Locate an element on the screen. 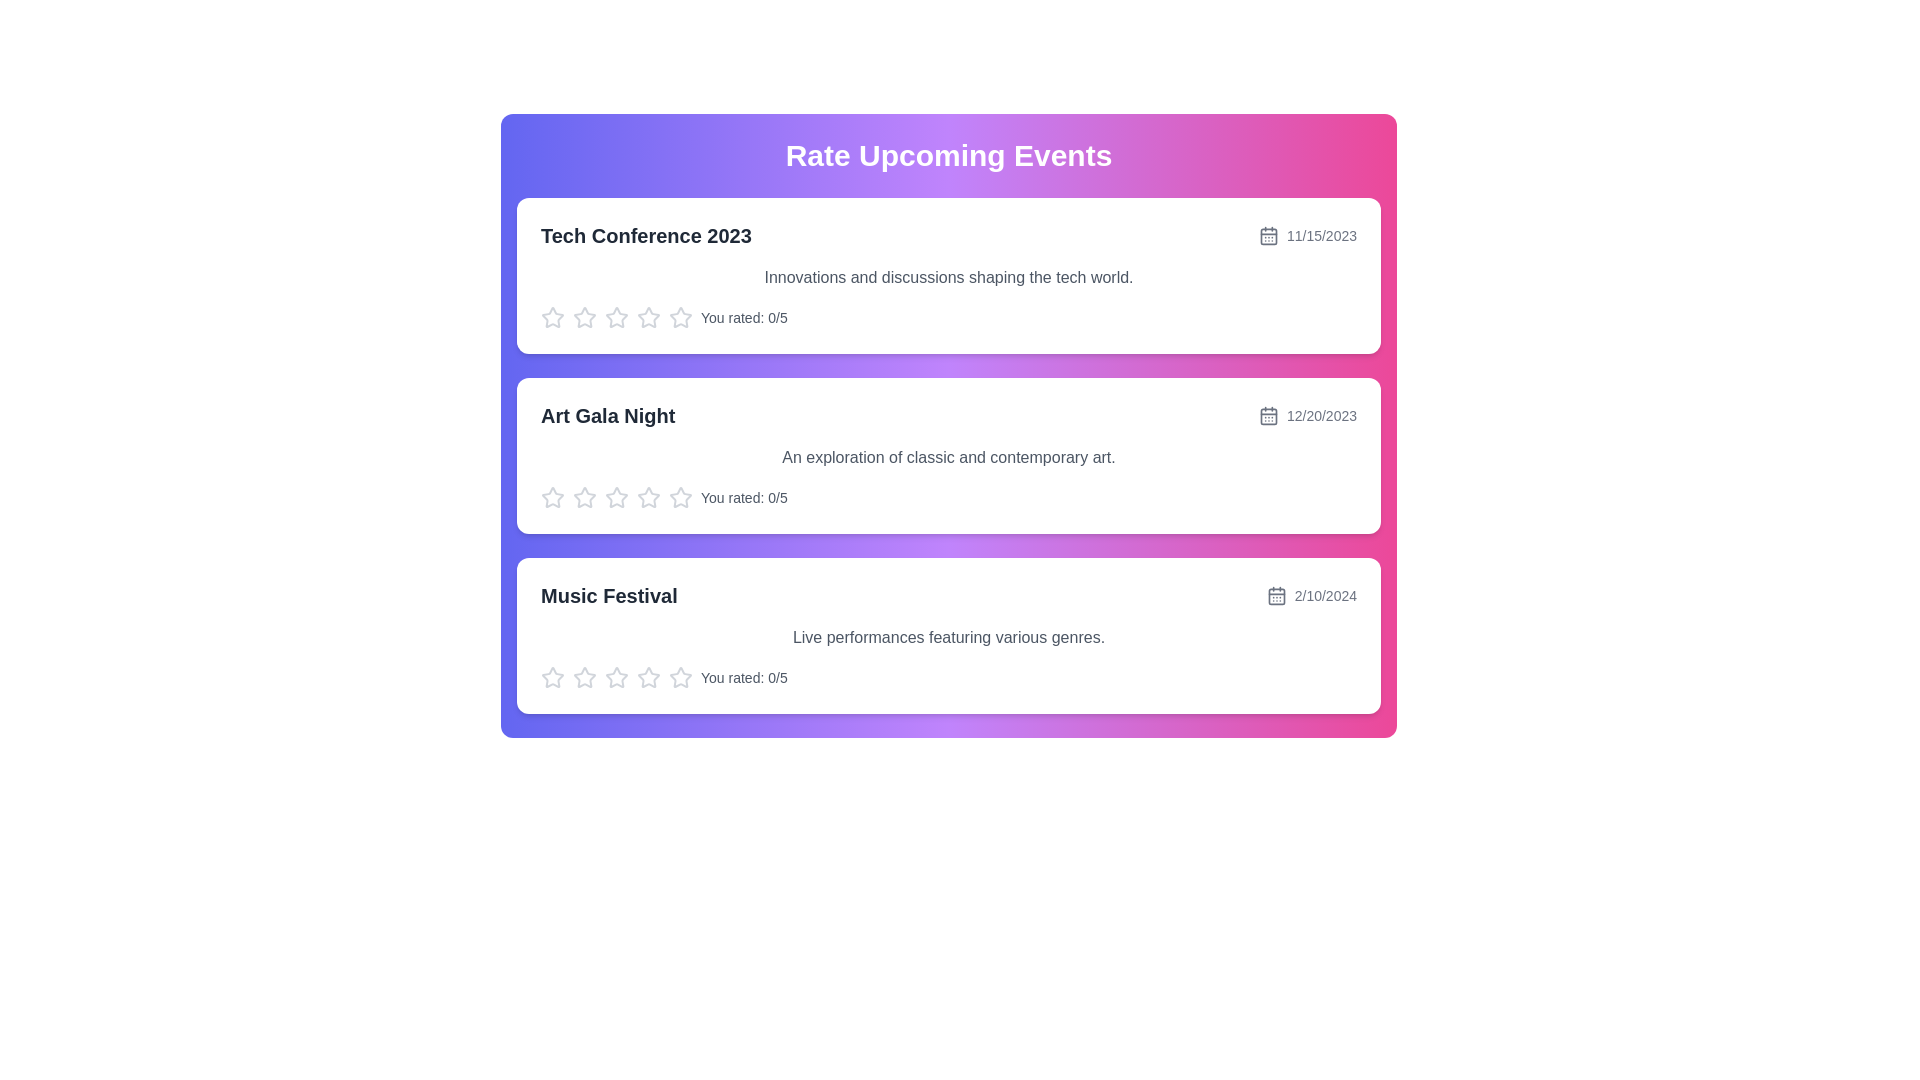 The width and height of the screenshot is (1920, 1080). the calendar icon located in the 'Music Festival' section, positioned to the left of the date '2/10/2024' is located at coordinates (1275, 595).